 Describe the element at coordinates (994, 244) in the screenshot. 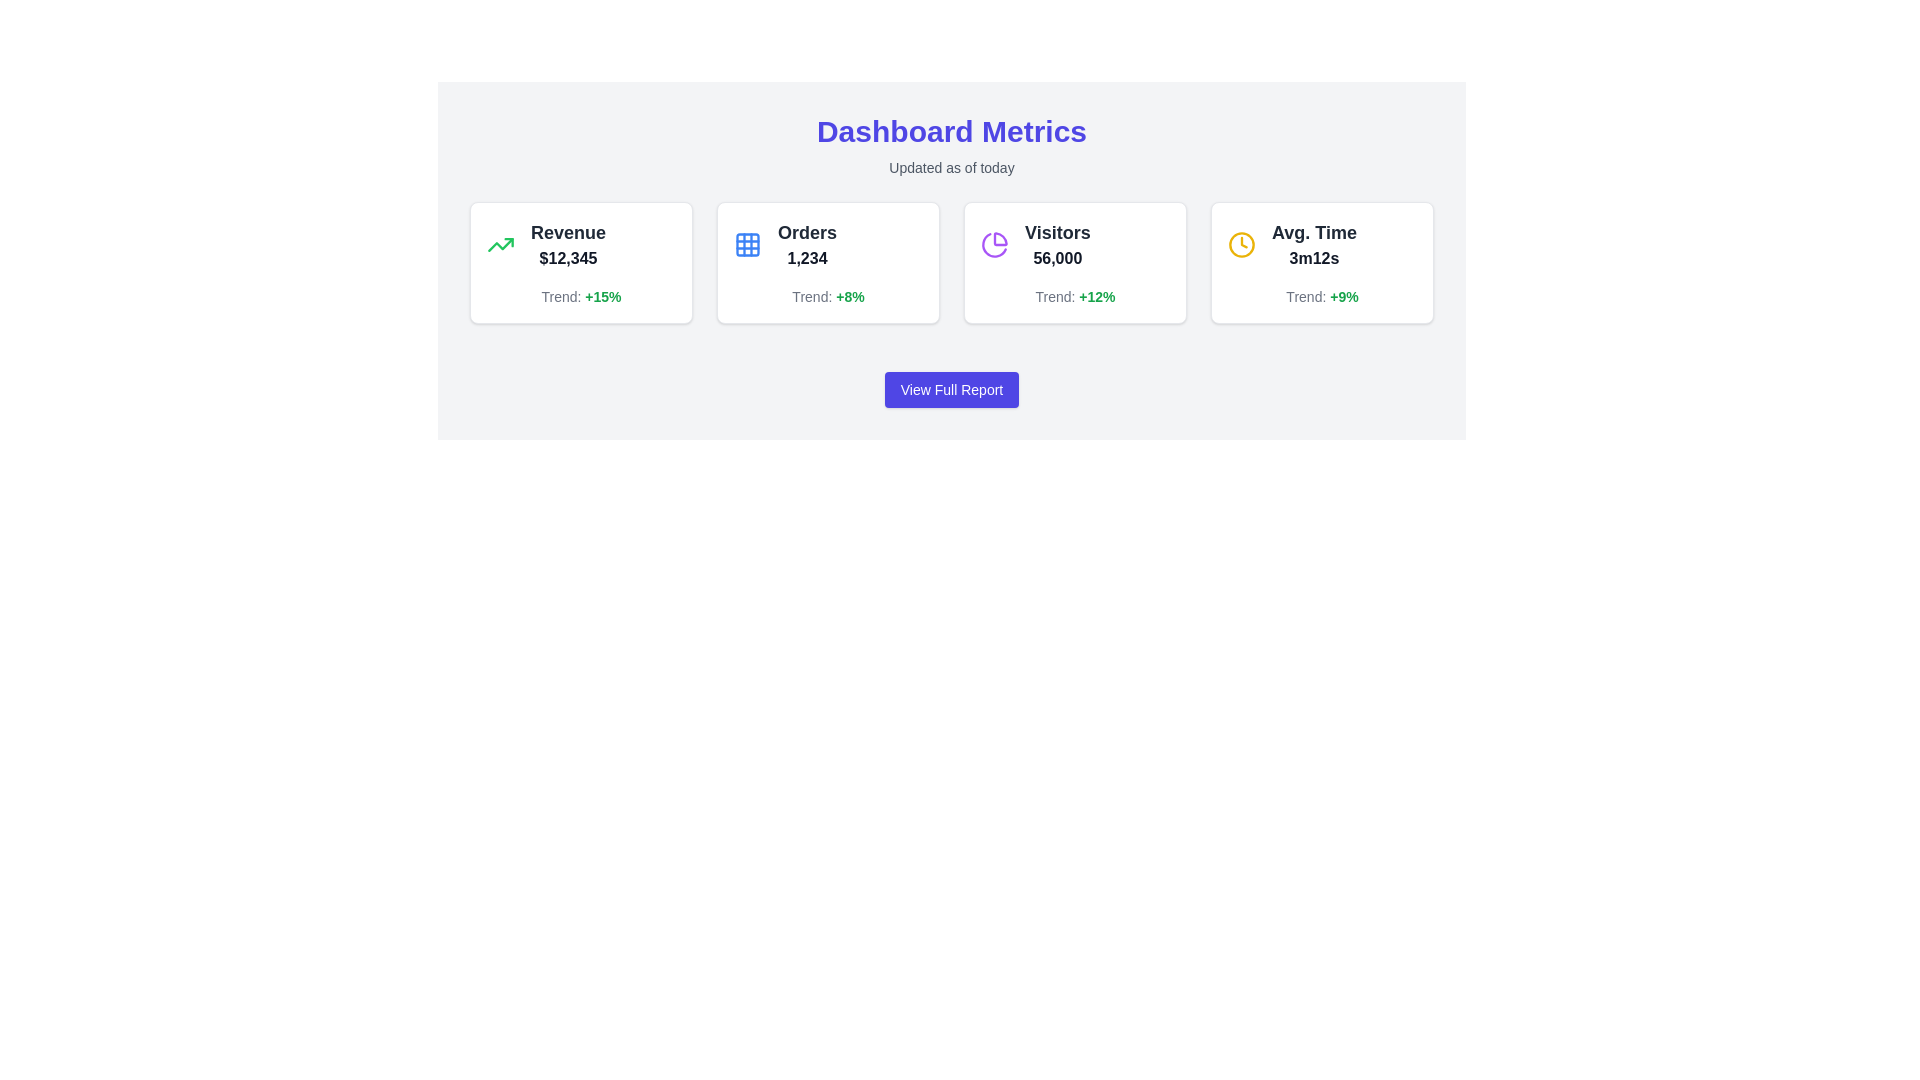

I see `the 'Visitors' icon located in the third card from the left on the dashboard, which visually represents the 'Visitors' metric` at that location.